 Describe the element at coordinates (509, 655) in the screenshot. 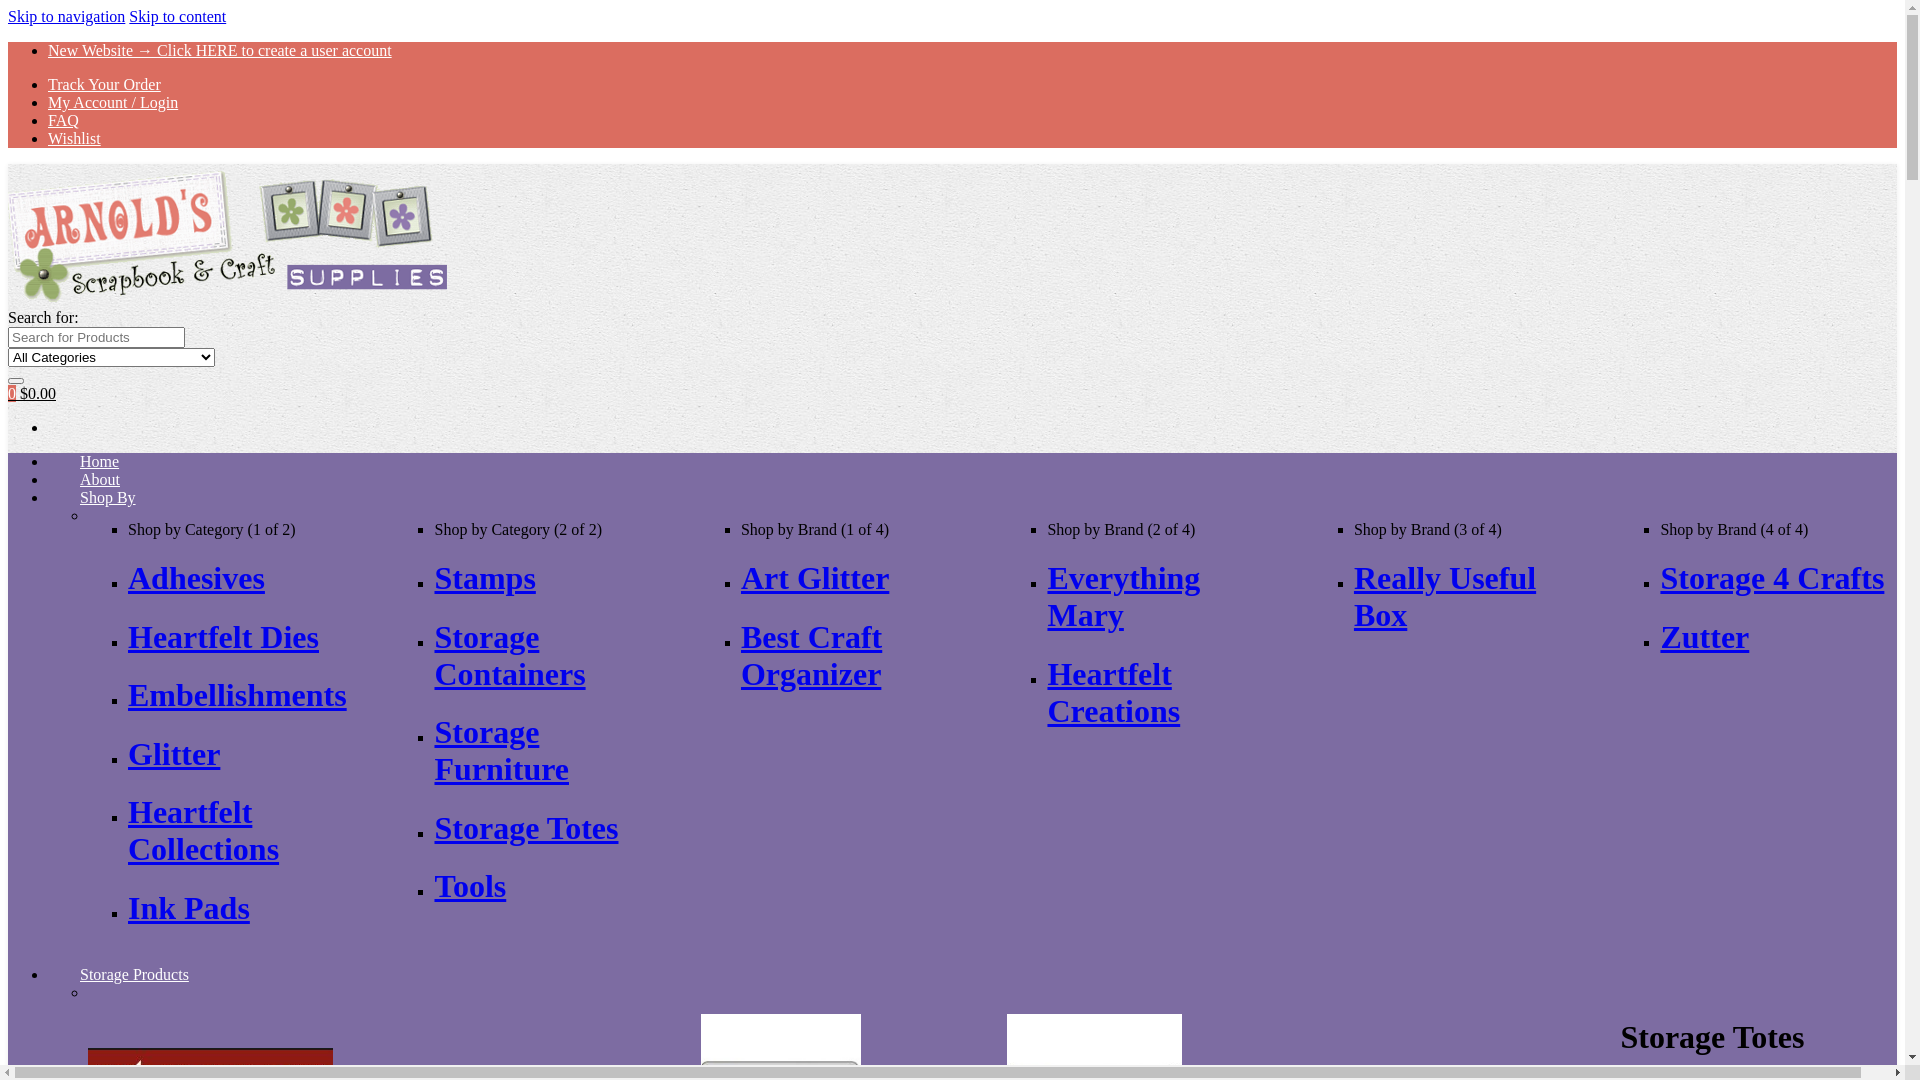

I see `'Storage Containers'` at that location.